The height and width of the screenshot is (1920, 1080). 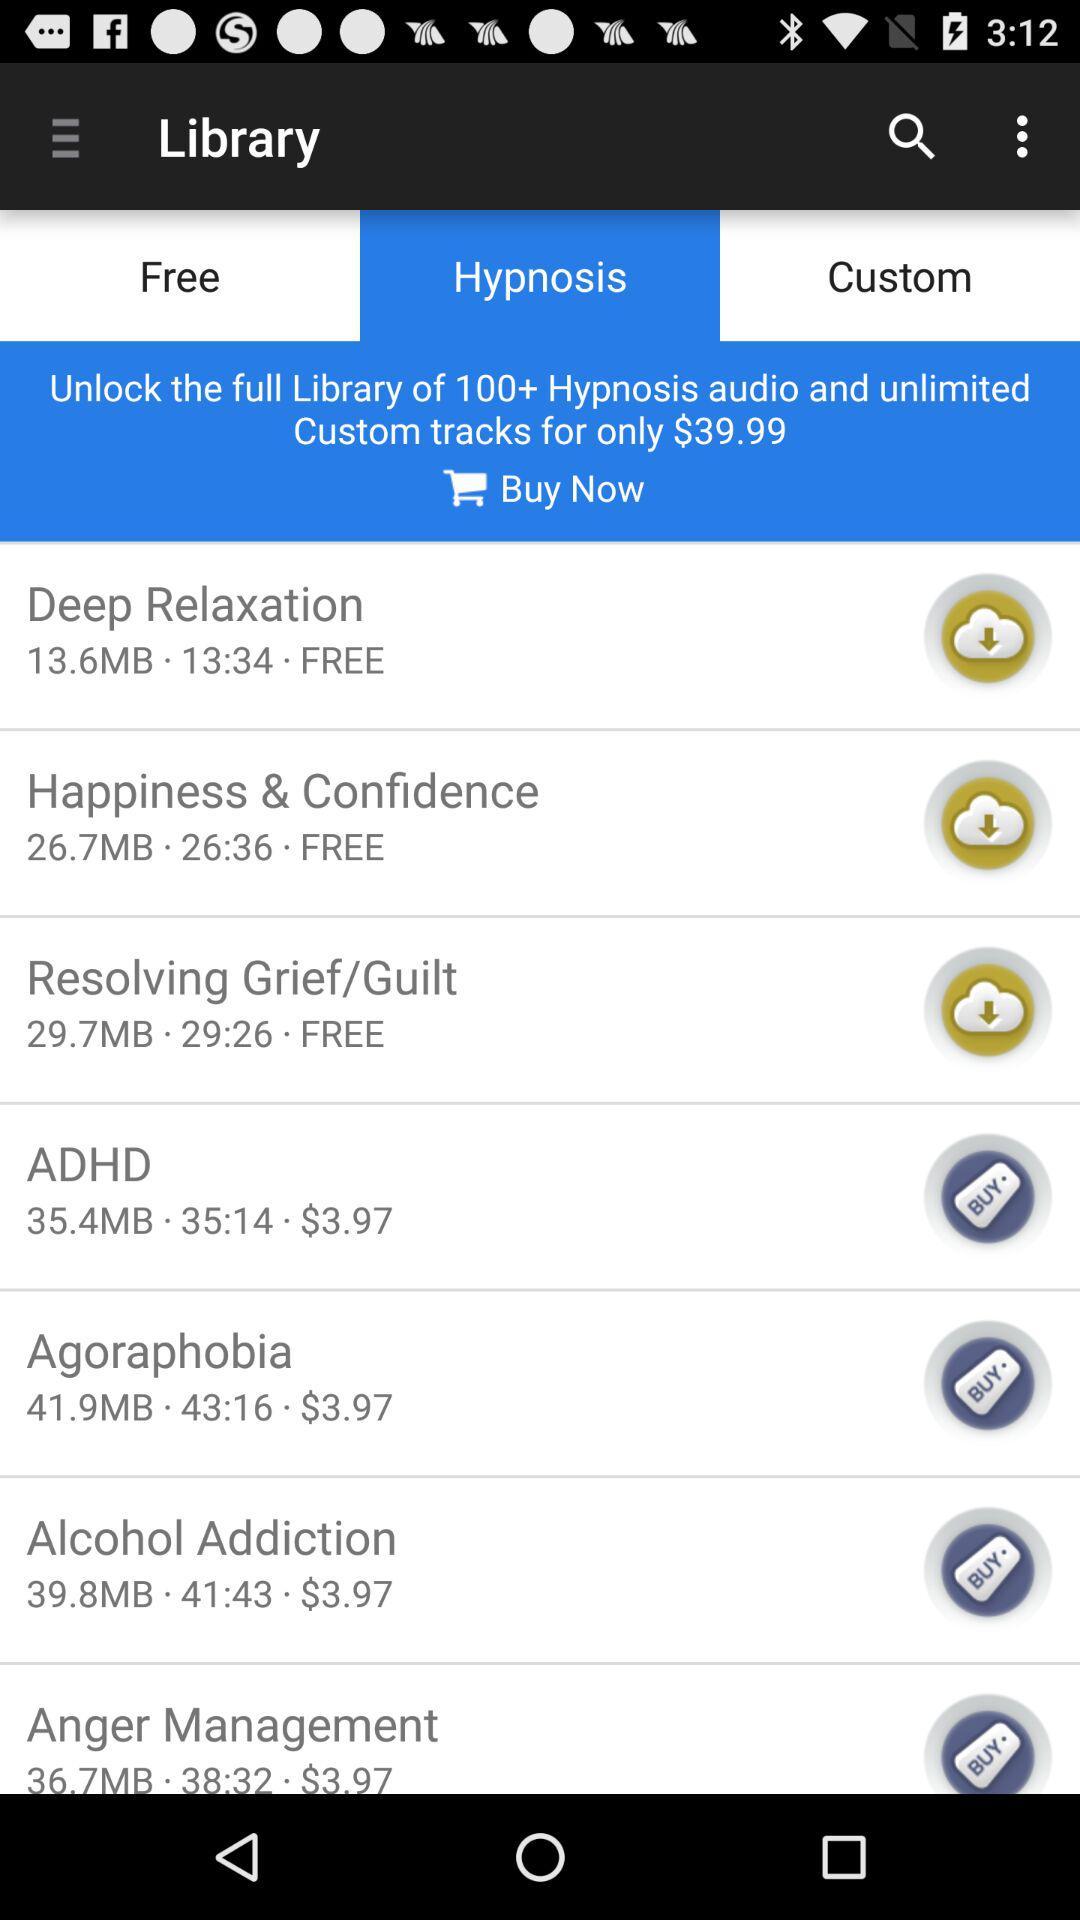 What do you see at coordinates (987, 1196) in the screenshot?
I see `puuchase adhd book` at bounding box center [987, 1196].